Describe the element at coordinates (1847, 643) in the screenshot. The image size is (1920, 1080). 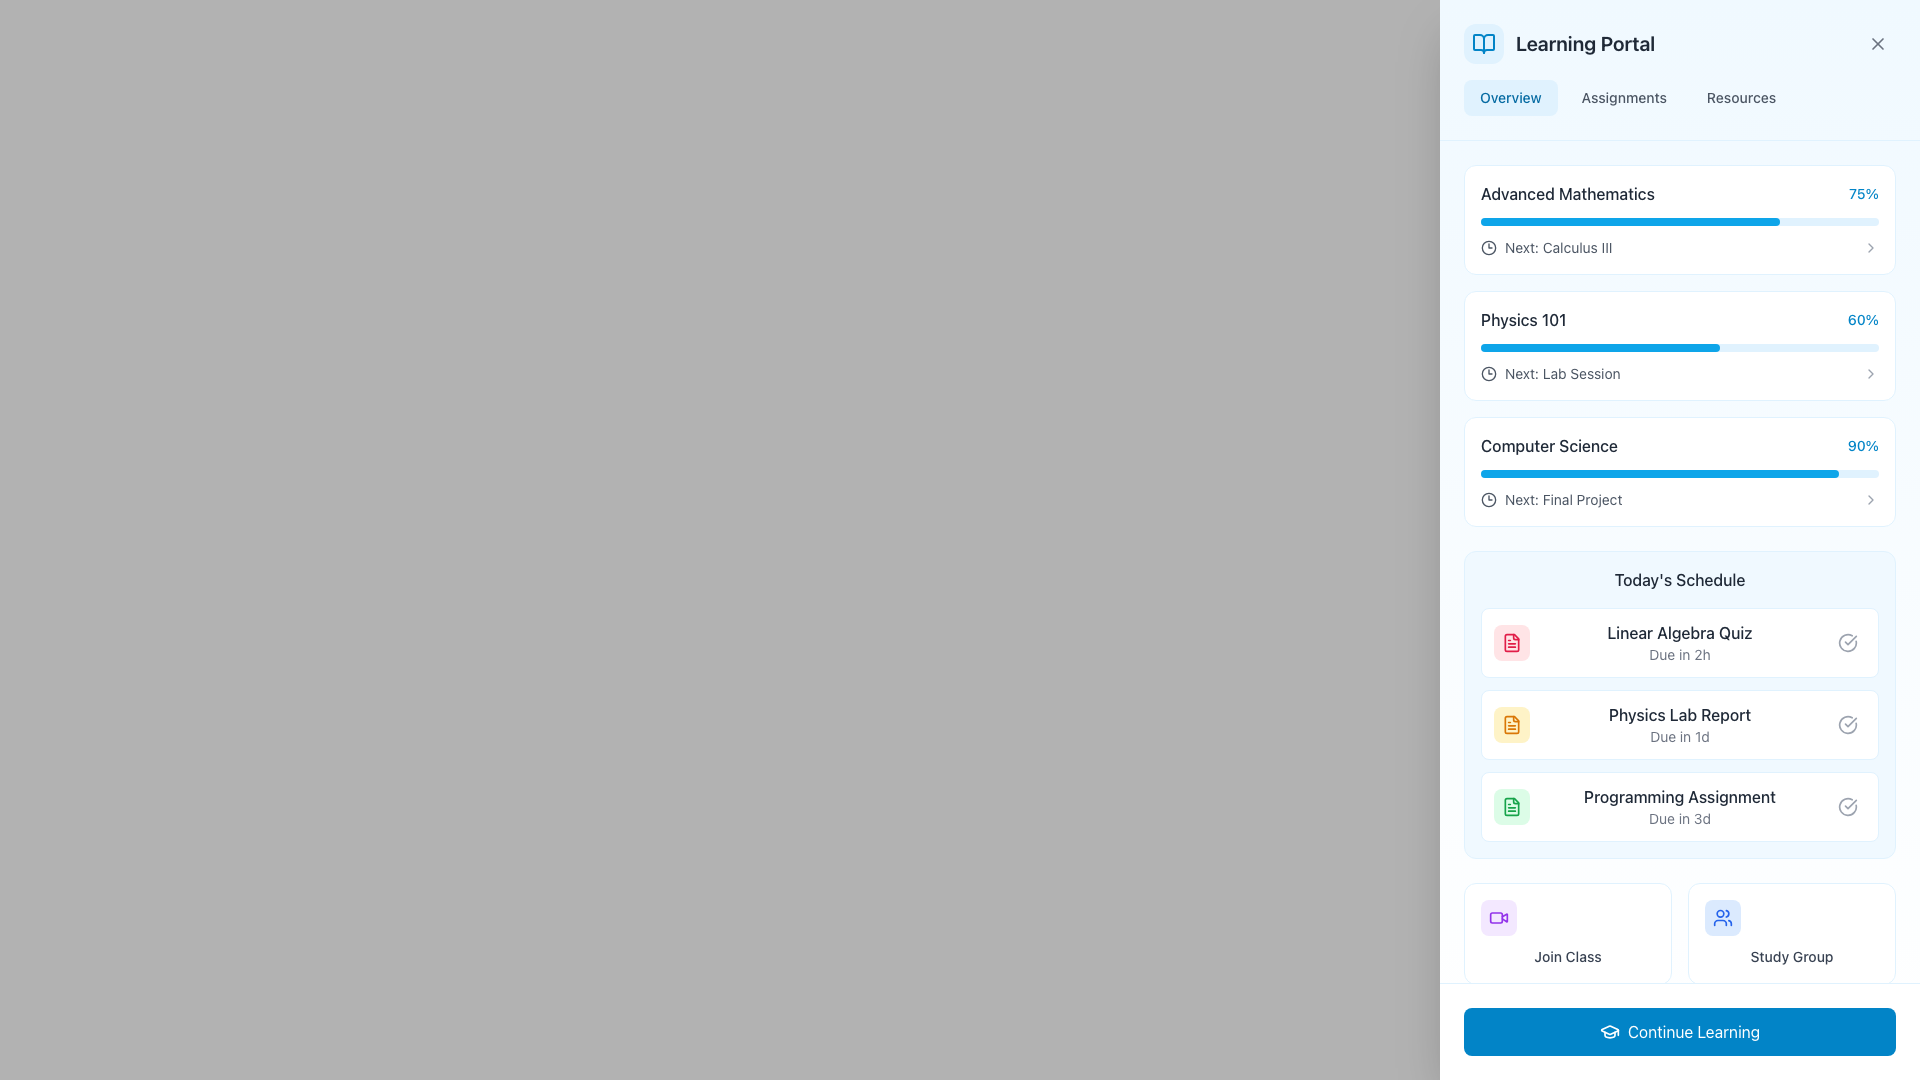
I see `the completion status icon located in the rightmost portion of the list entry labeled 'Linear Algebra Quiz'` at that location.